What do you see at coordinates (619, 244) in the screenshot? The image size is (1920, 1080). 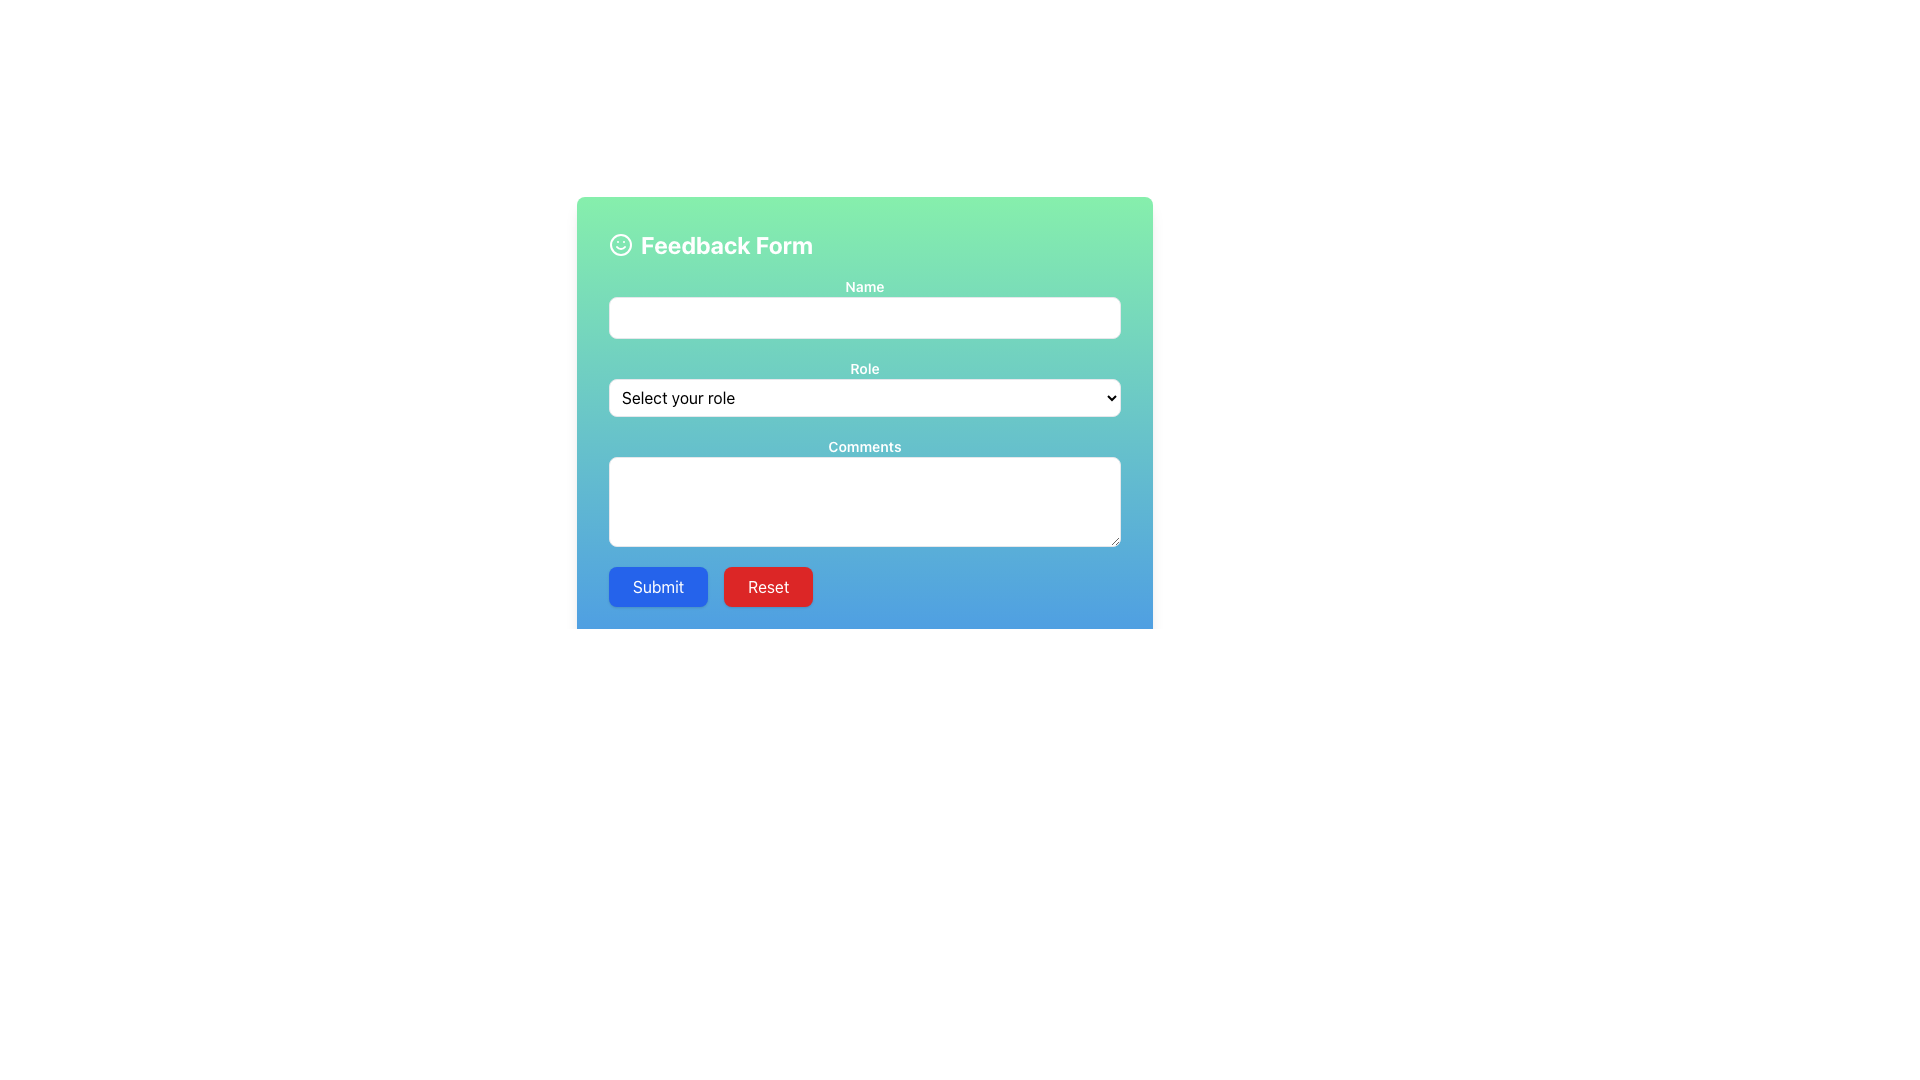 I see `the Circular SVG element that forms the outer boundary of the smiley face icon, which is located to the left of the 'Feedback Form' text` at bounding box center [619, 244].